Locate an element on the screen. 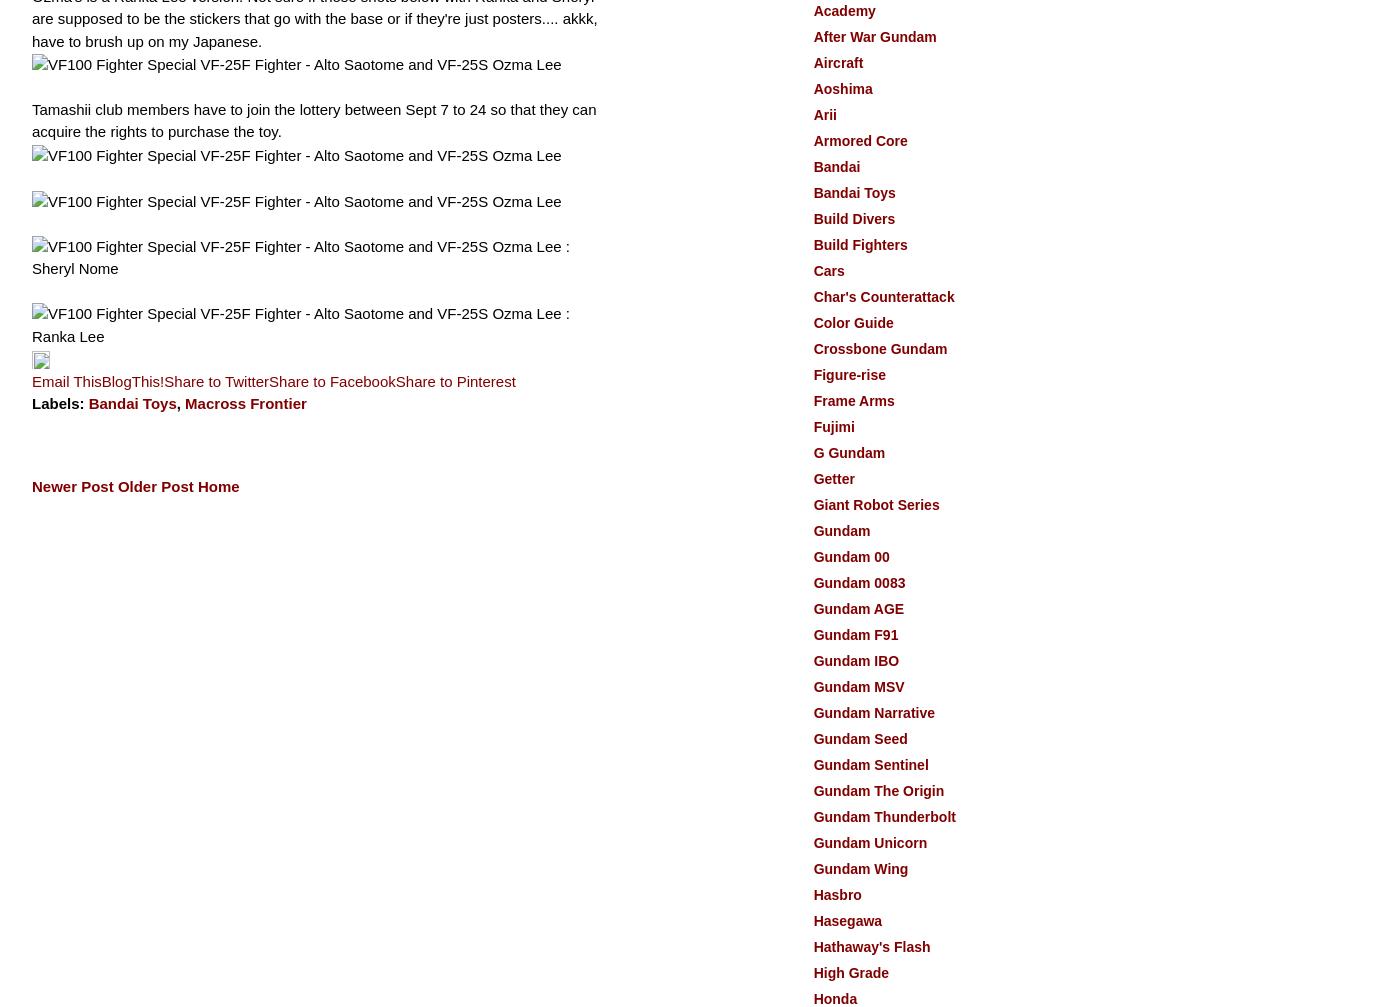  'Hasegawa' is located at coordinates (847, 920).